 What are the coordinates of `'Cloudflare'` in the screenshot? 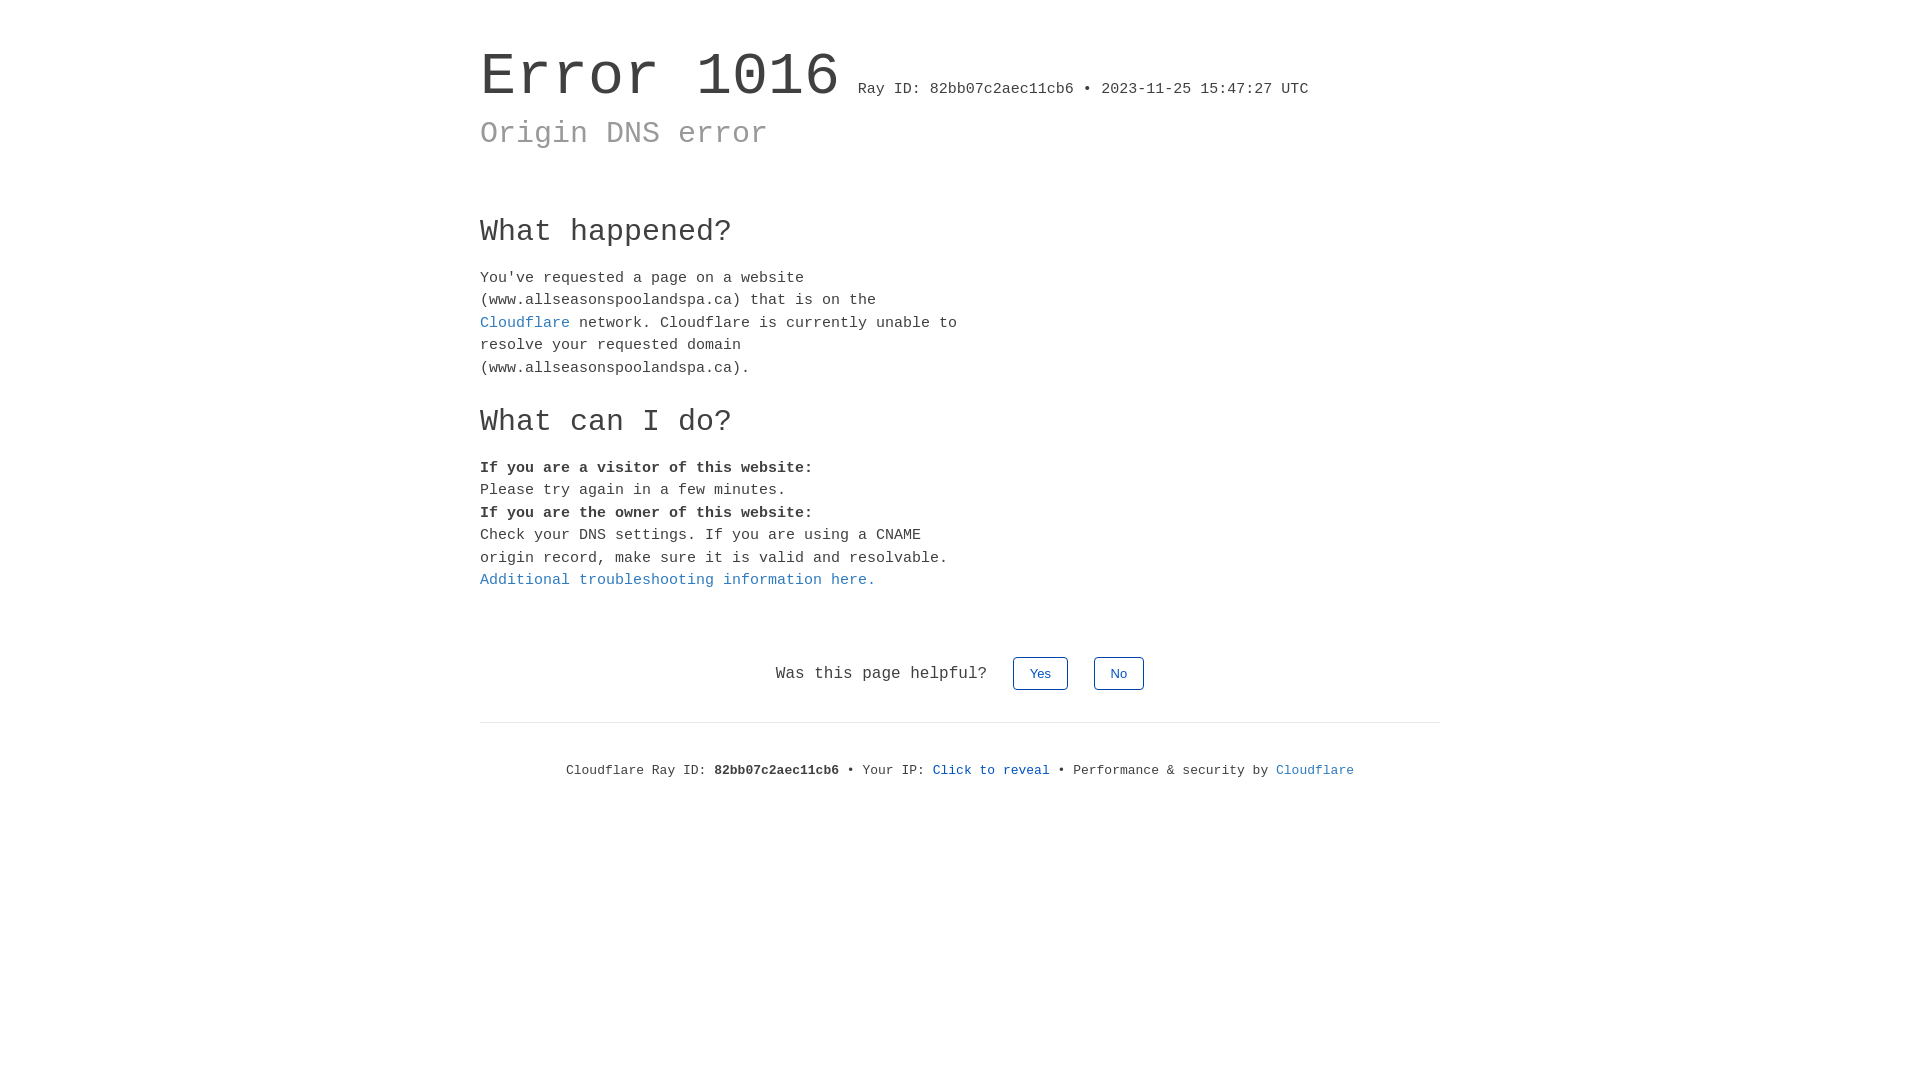 It's located at (480, 321).